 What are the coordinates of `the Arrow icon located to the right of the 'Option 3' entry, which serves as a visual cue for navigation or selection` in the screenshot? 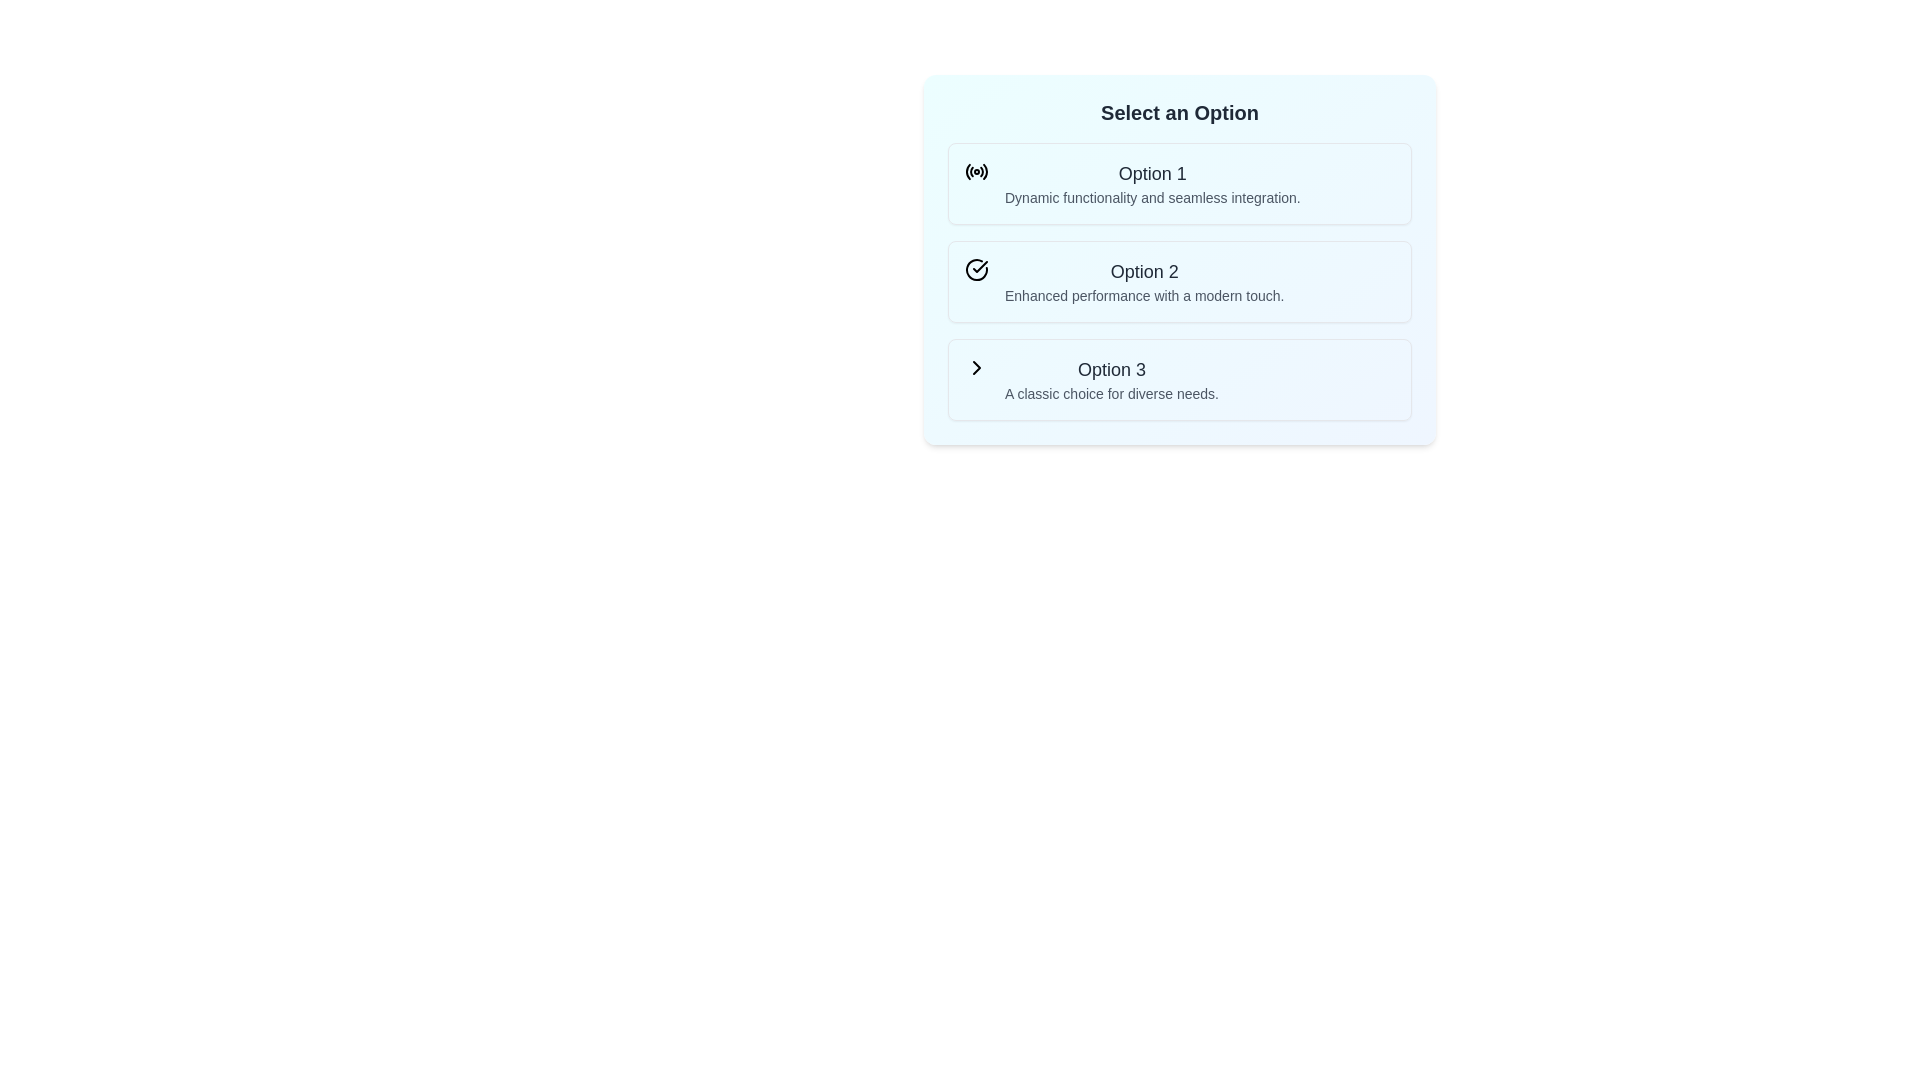 It's located at (977, 367).